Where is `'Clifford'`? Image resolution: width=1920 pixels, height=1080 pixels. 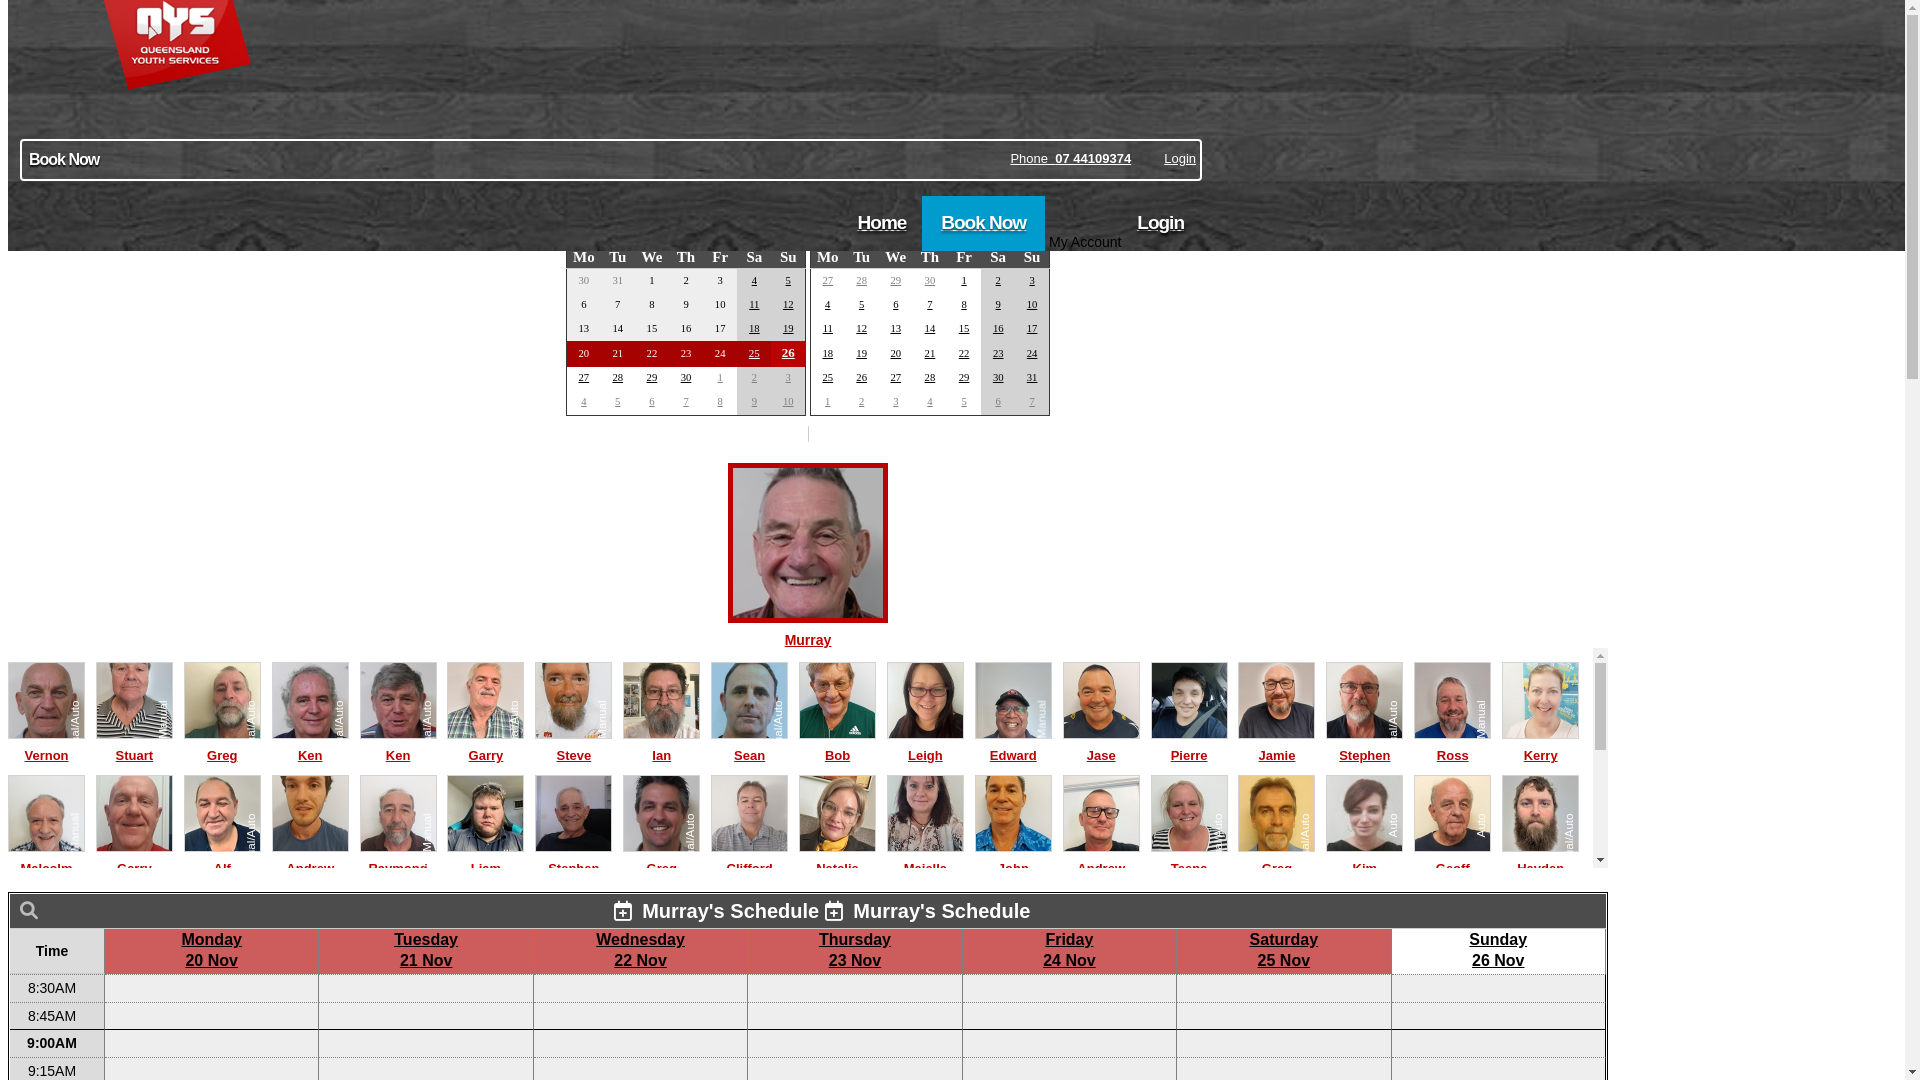
'Clifford' is located at coordinates (748, 857).